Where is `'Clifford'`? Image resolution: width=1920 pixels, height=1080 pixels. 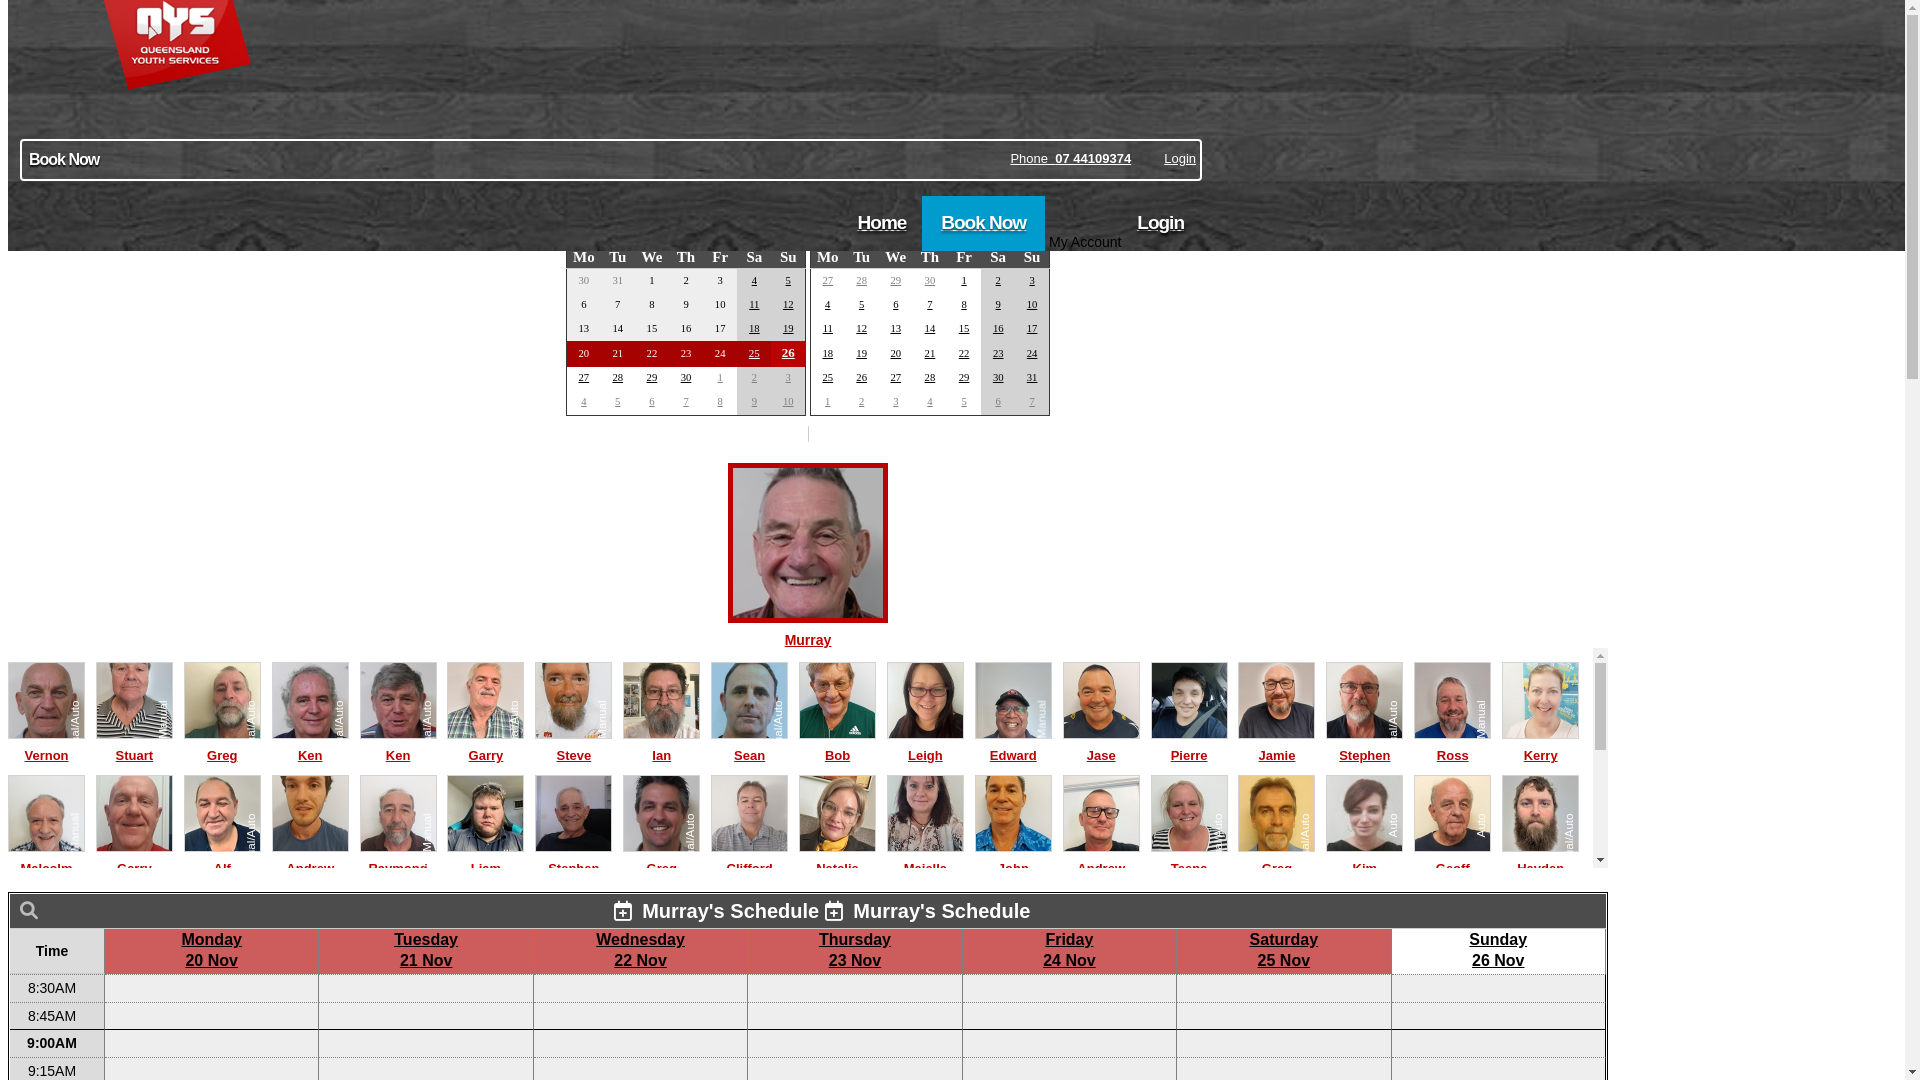
'Clifford' is located at coordinates (748, 857).